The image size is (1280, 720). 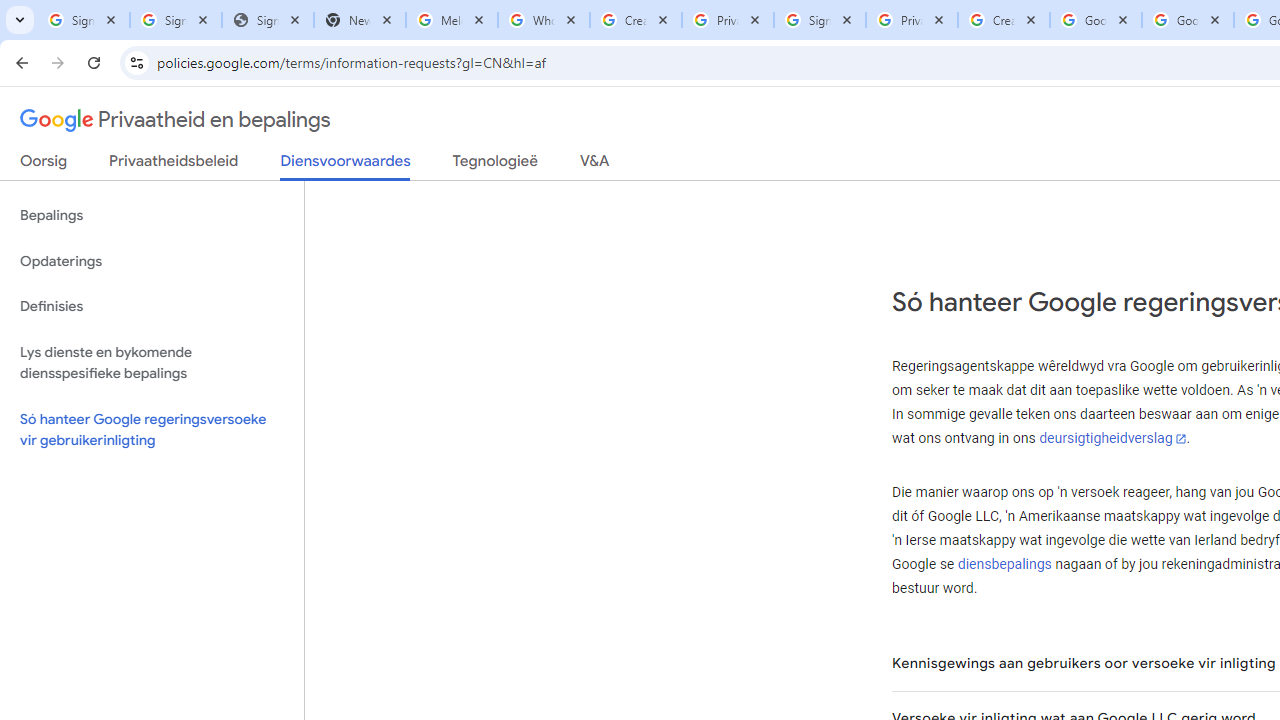 What do you see at coordinates (151, 306) in the screenshot?
I see `'Definisies'` at bounding box center [151, 306].